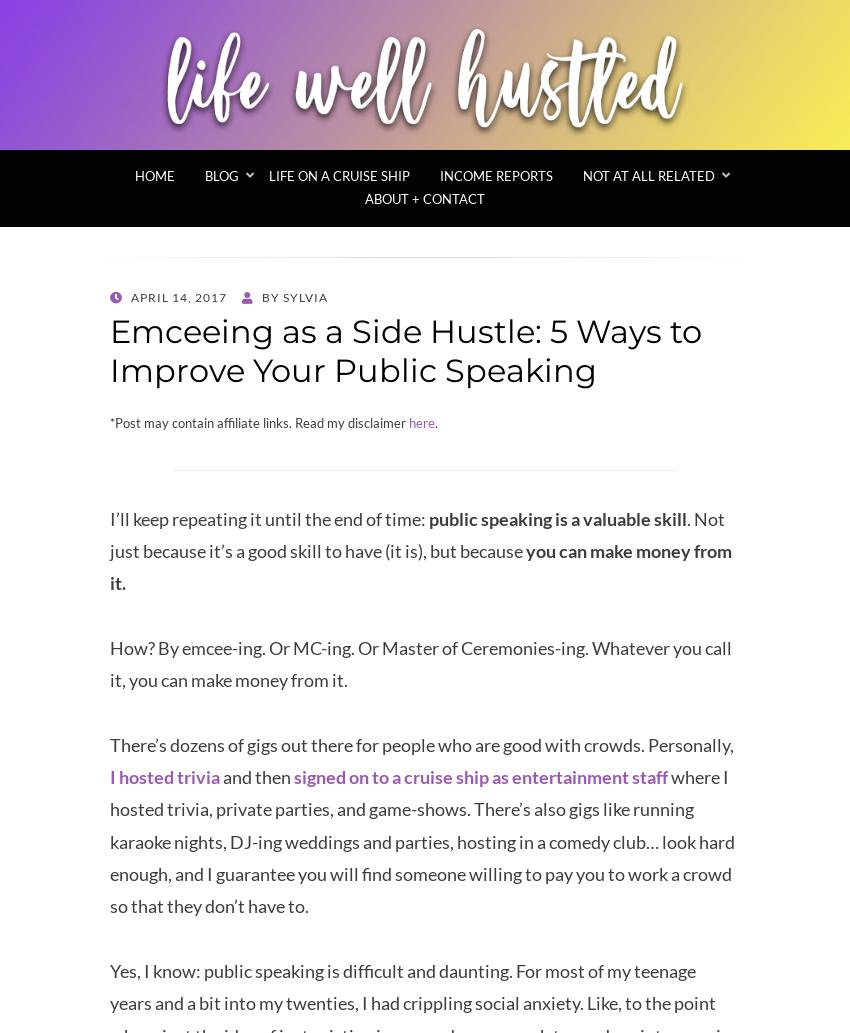  What do you see at coordinates (293, 775) in the screenshot?
I see `'signed on to a cruise ship as entertainment staff'` at bounding box center [293, 775].